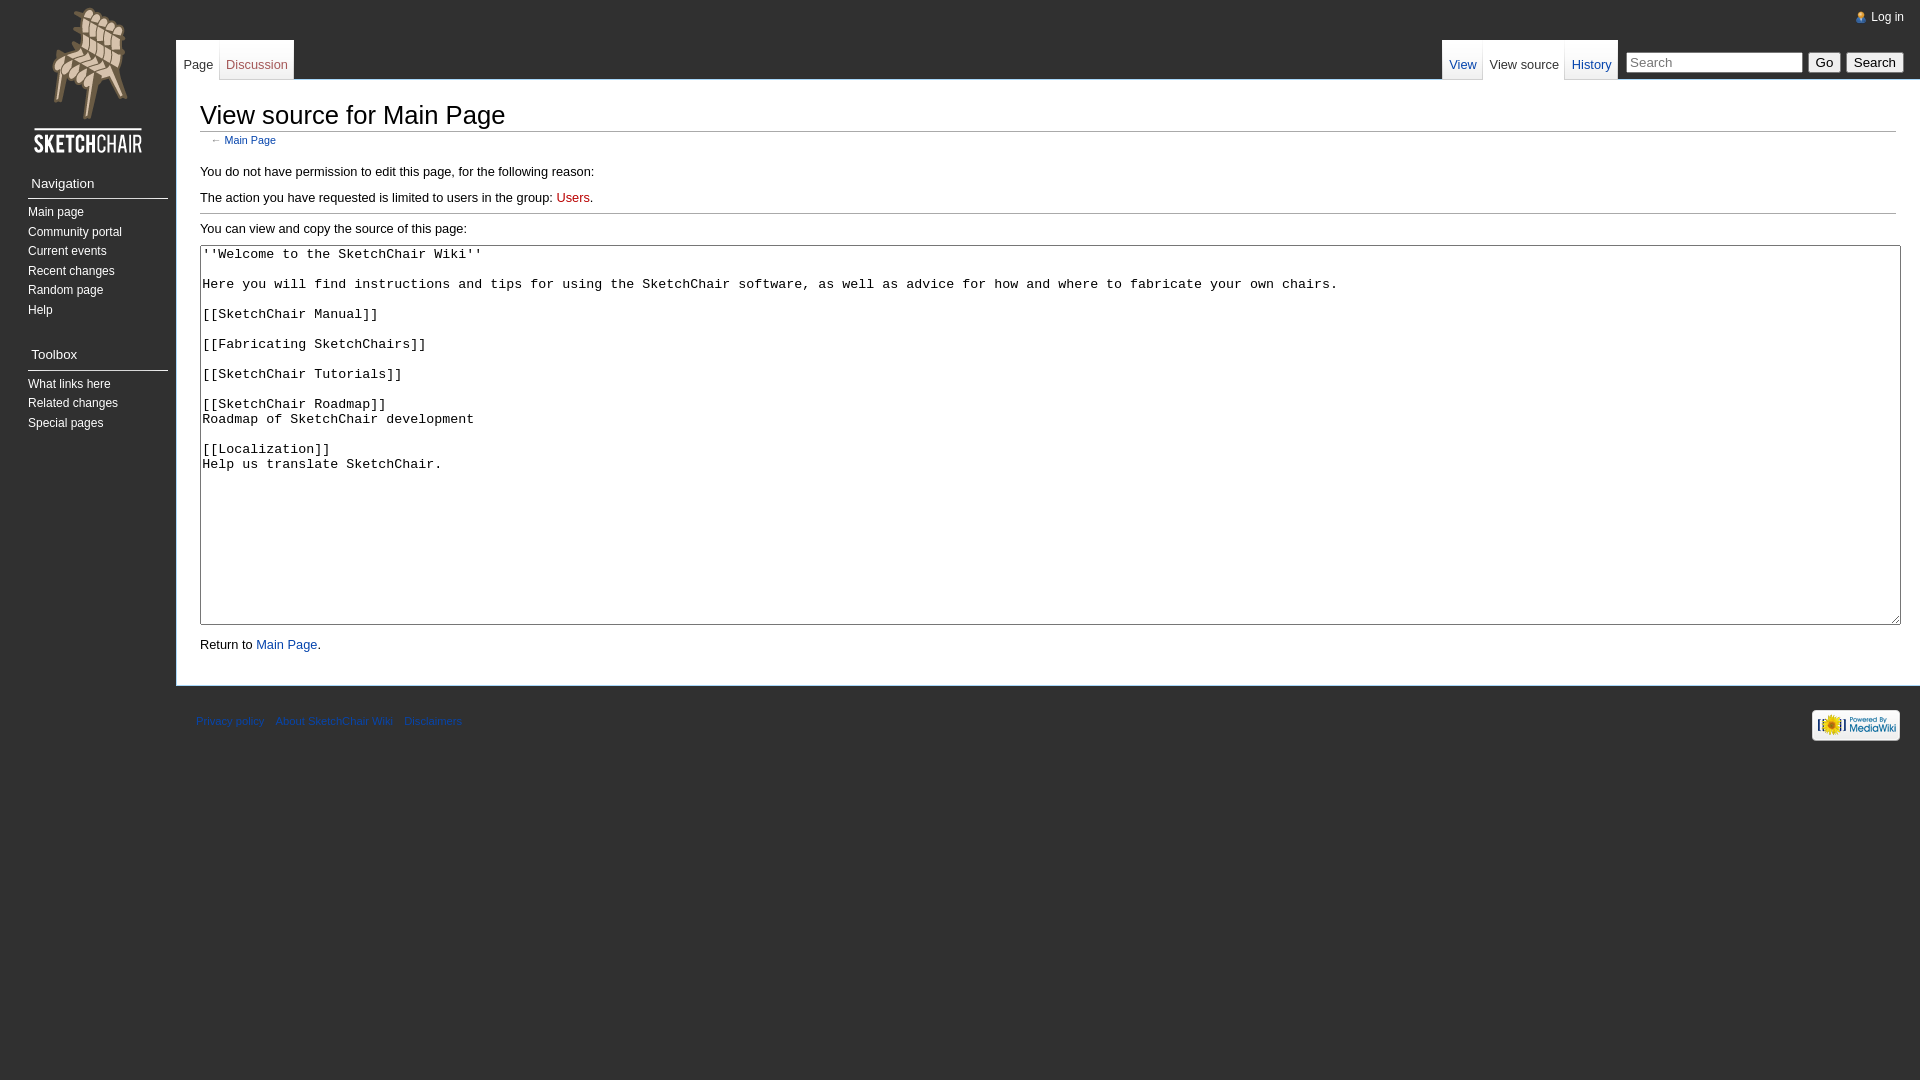  Describe the element at coordinates (1713, 61) in the screenshot. I see `'Search SketchChair Wiki [alt-f]'` at that location.